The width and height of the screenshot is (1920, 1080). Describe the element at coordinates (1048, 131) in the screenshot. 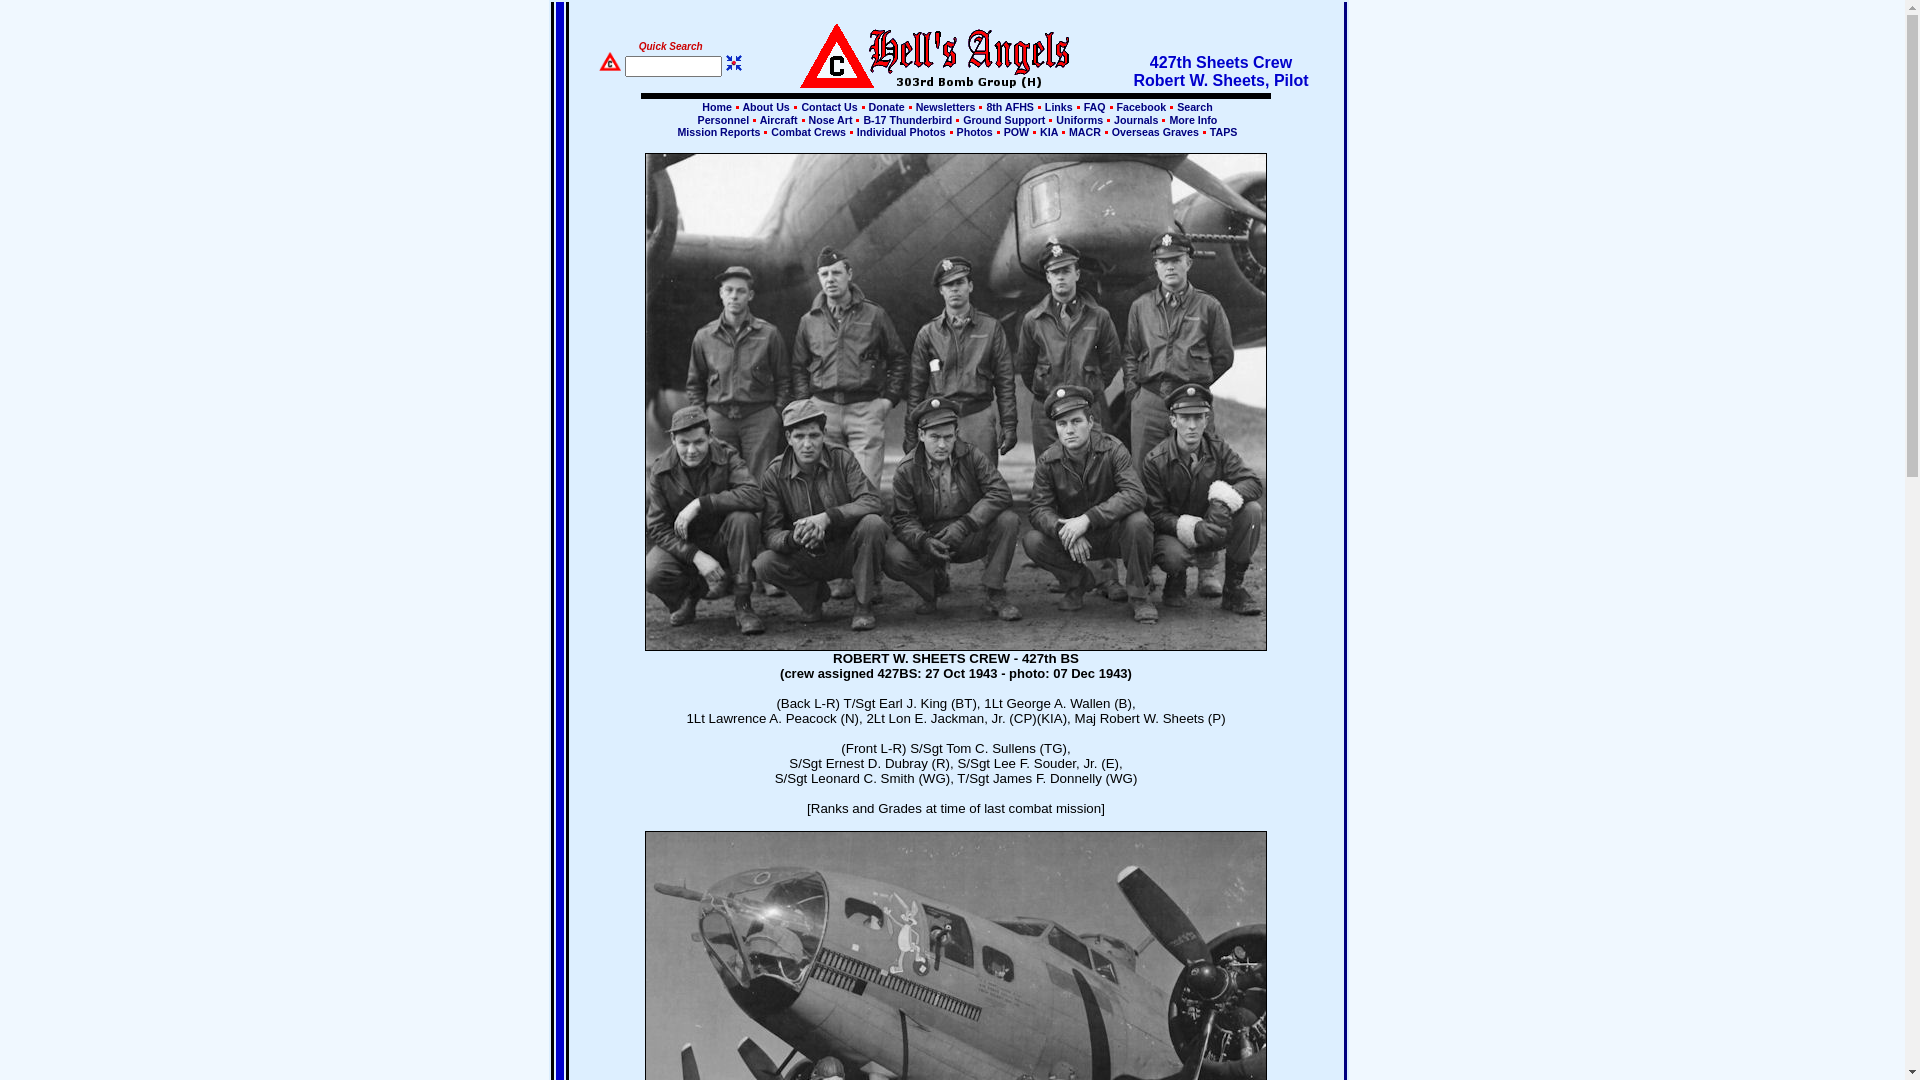

I see `'KIA'` at that location.